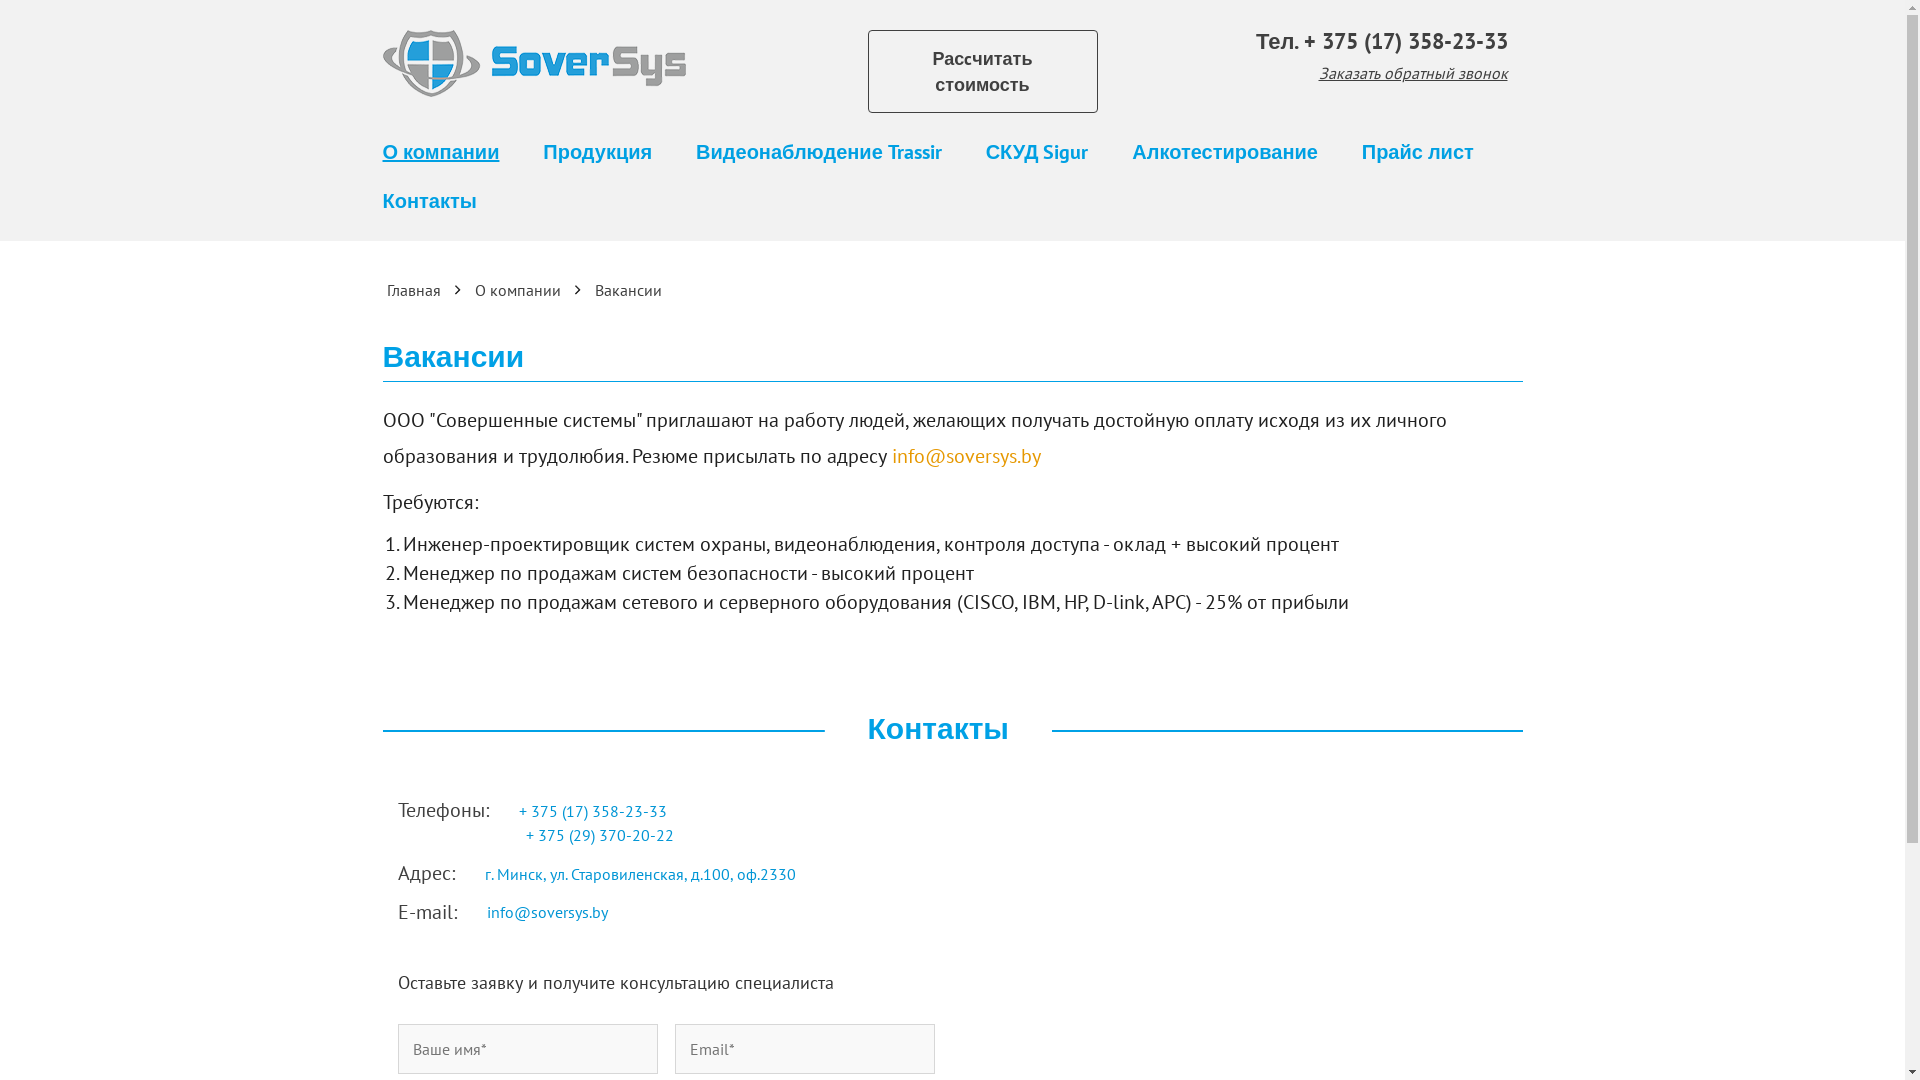 The width and height of the screenshot is (1920, 1080). I want to click on 'info@soversys.by', so click(546, 911).